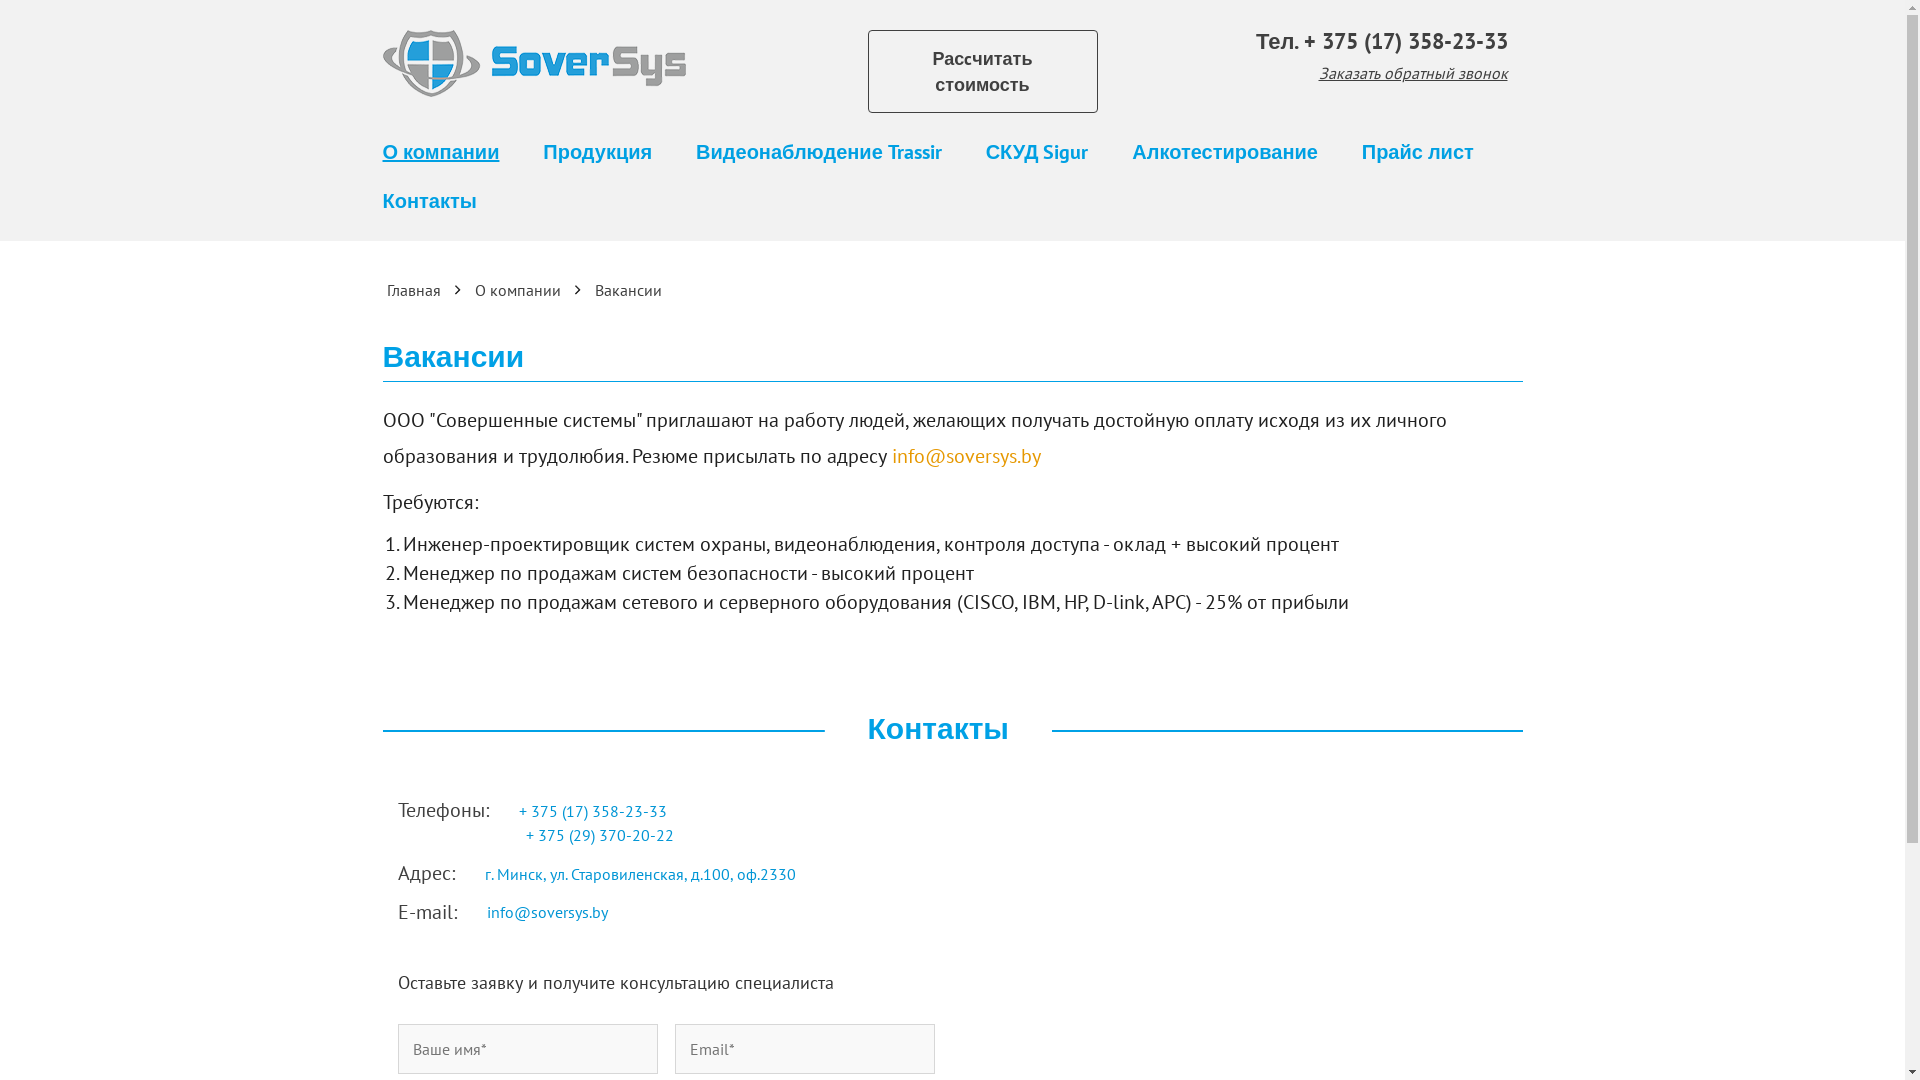 The width and height of the screenshot is (1920, 1080). I want to click on 'info@soversys.by', so click(546, 911).